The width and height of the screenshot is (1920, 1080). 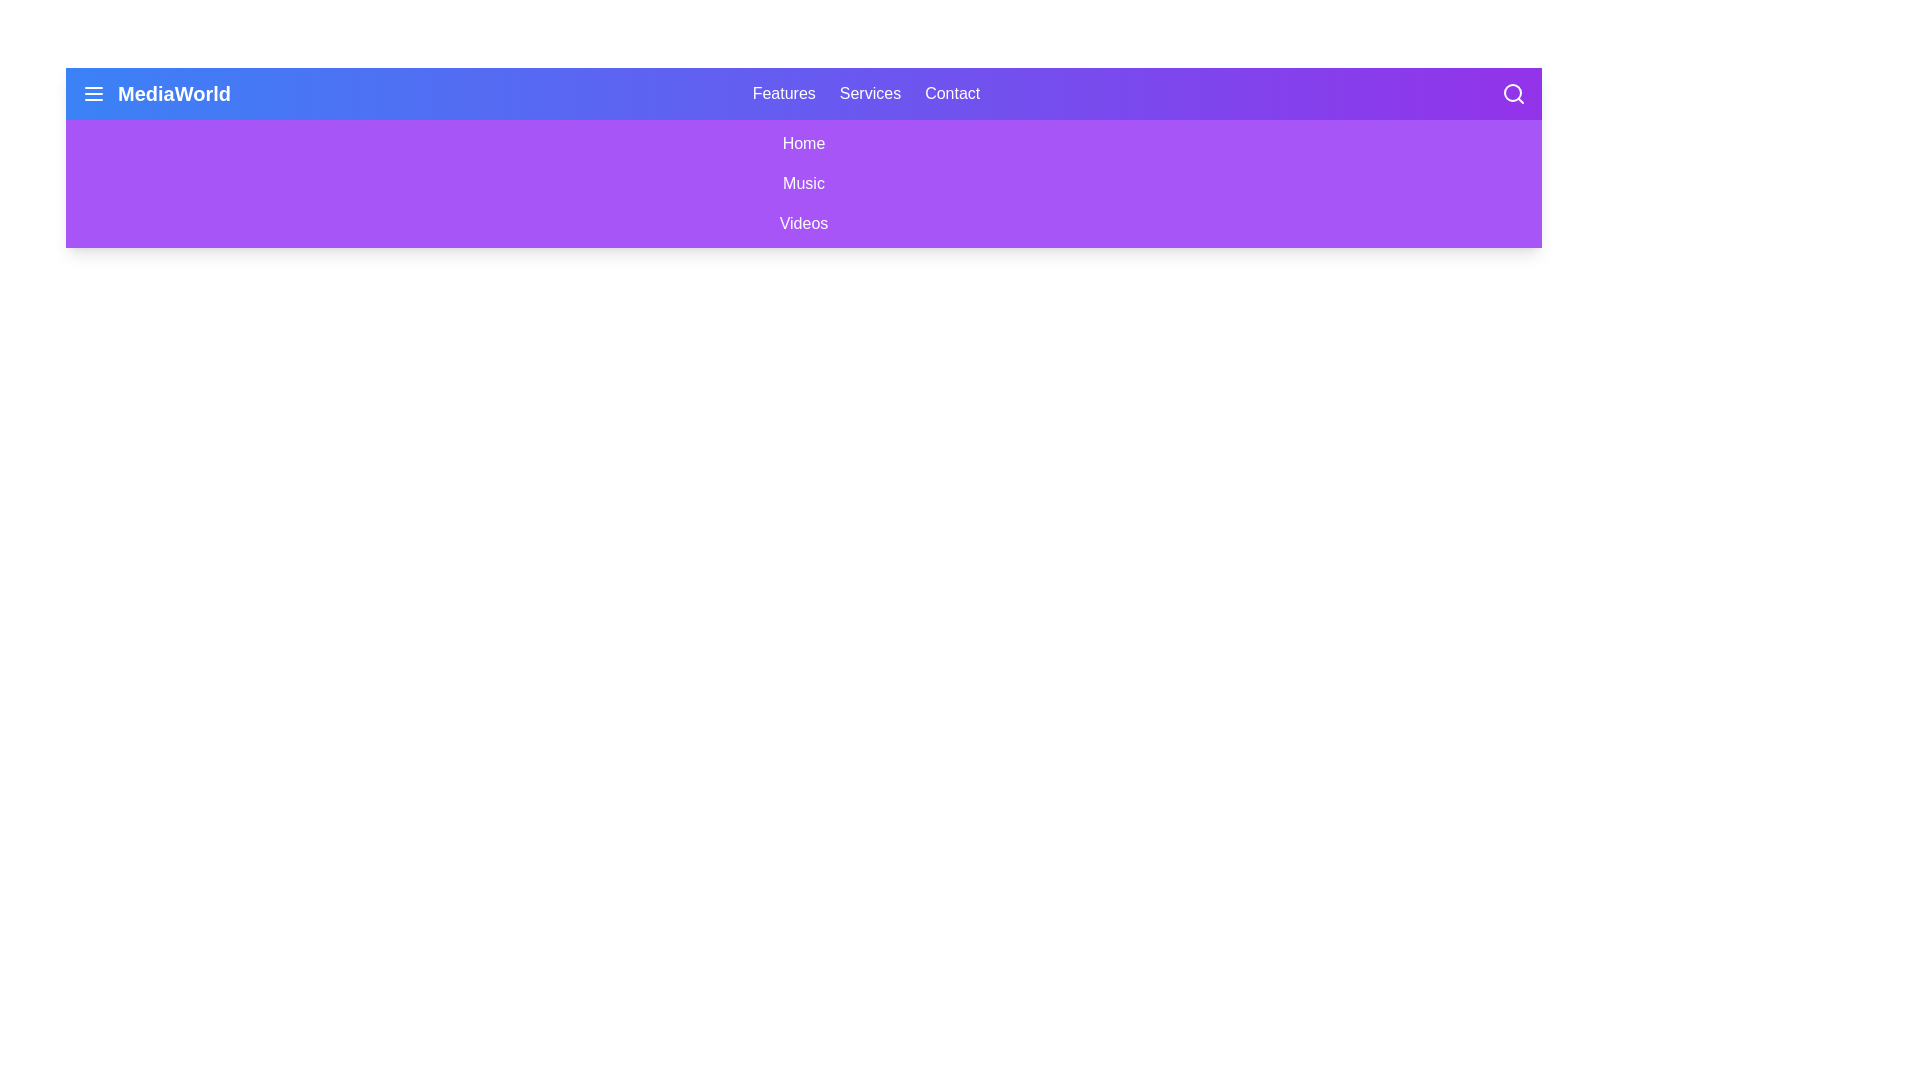 What do you see at coordinates (804, 184) in the screenshot?
I see `the 'Music' navigation menu item, which is the second item in a vertical list with white text on a purple background` at bounding box center [804, 184].